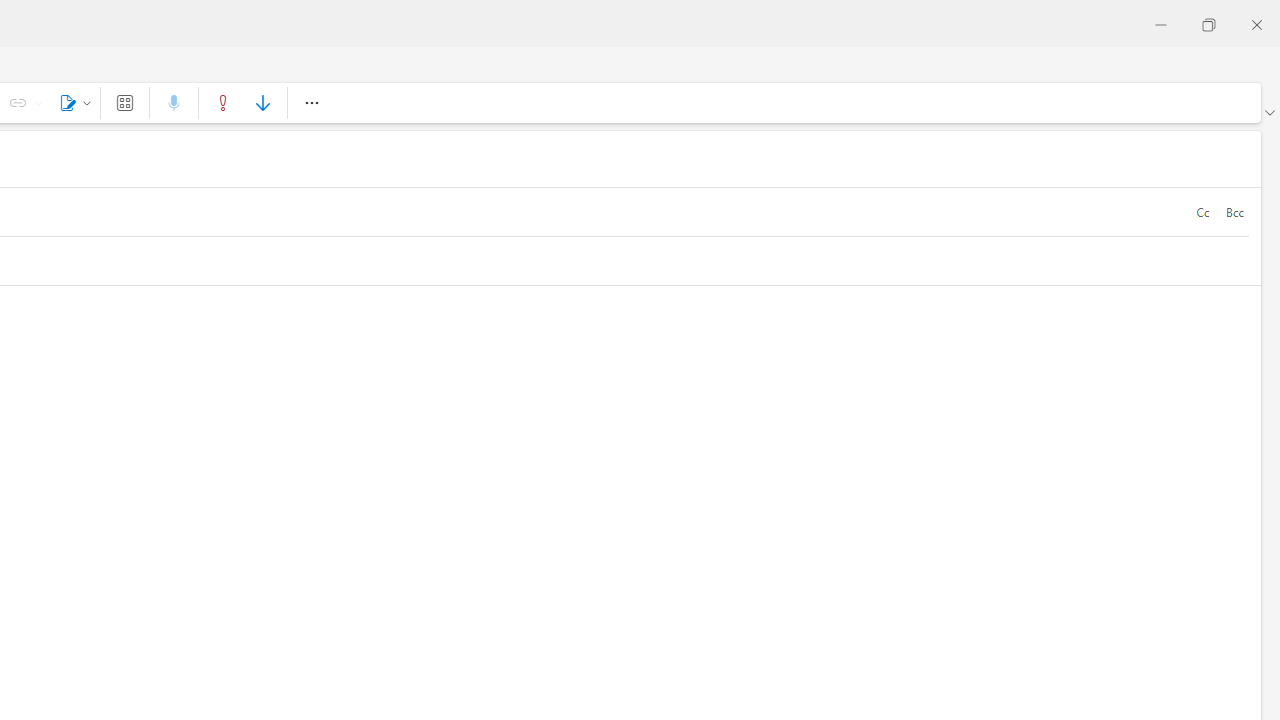  I want to click on 'More options', so click(310, 102).